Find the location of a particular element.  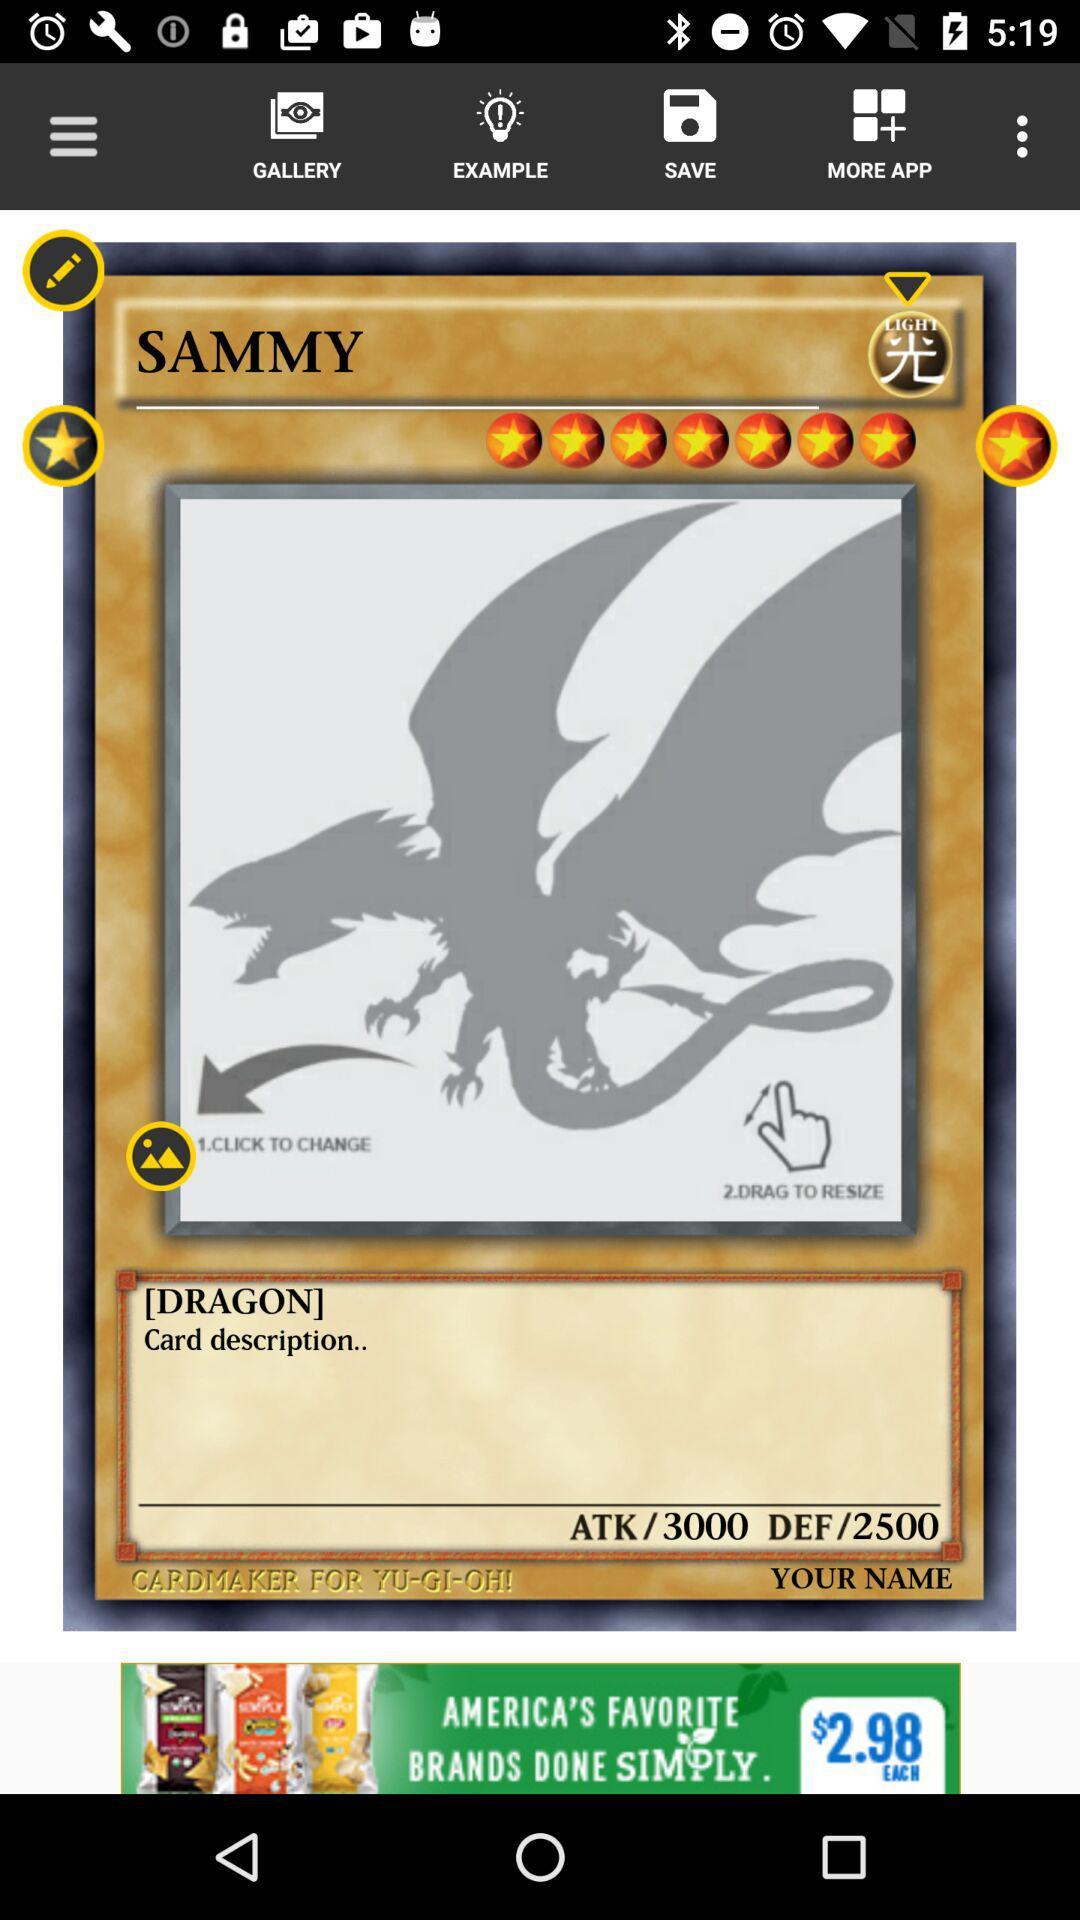

the star icon is located at coordinates (1016, 444).